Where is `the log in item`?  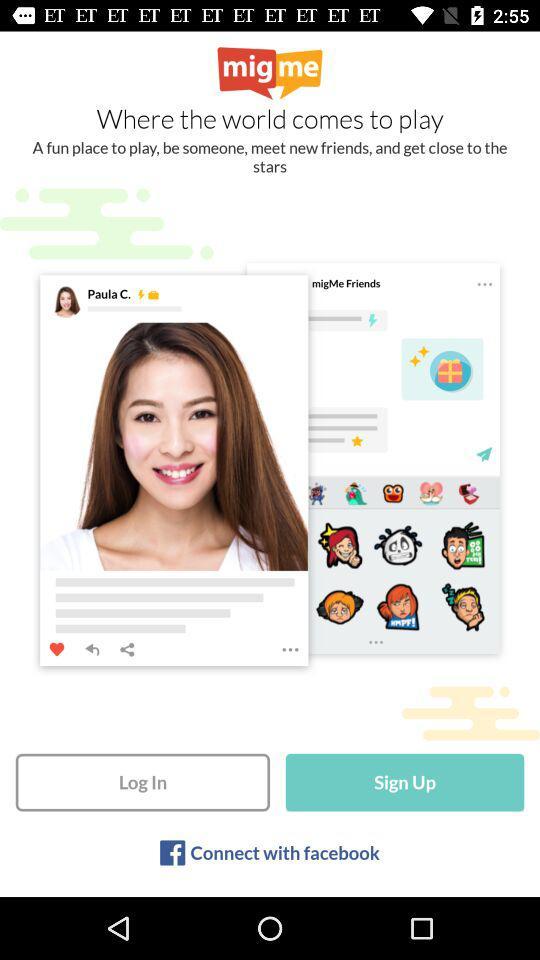 the log in item is located at coordinates (141, 782).